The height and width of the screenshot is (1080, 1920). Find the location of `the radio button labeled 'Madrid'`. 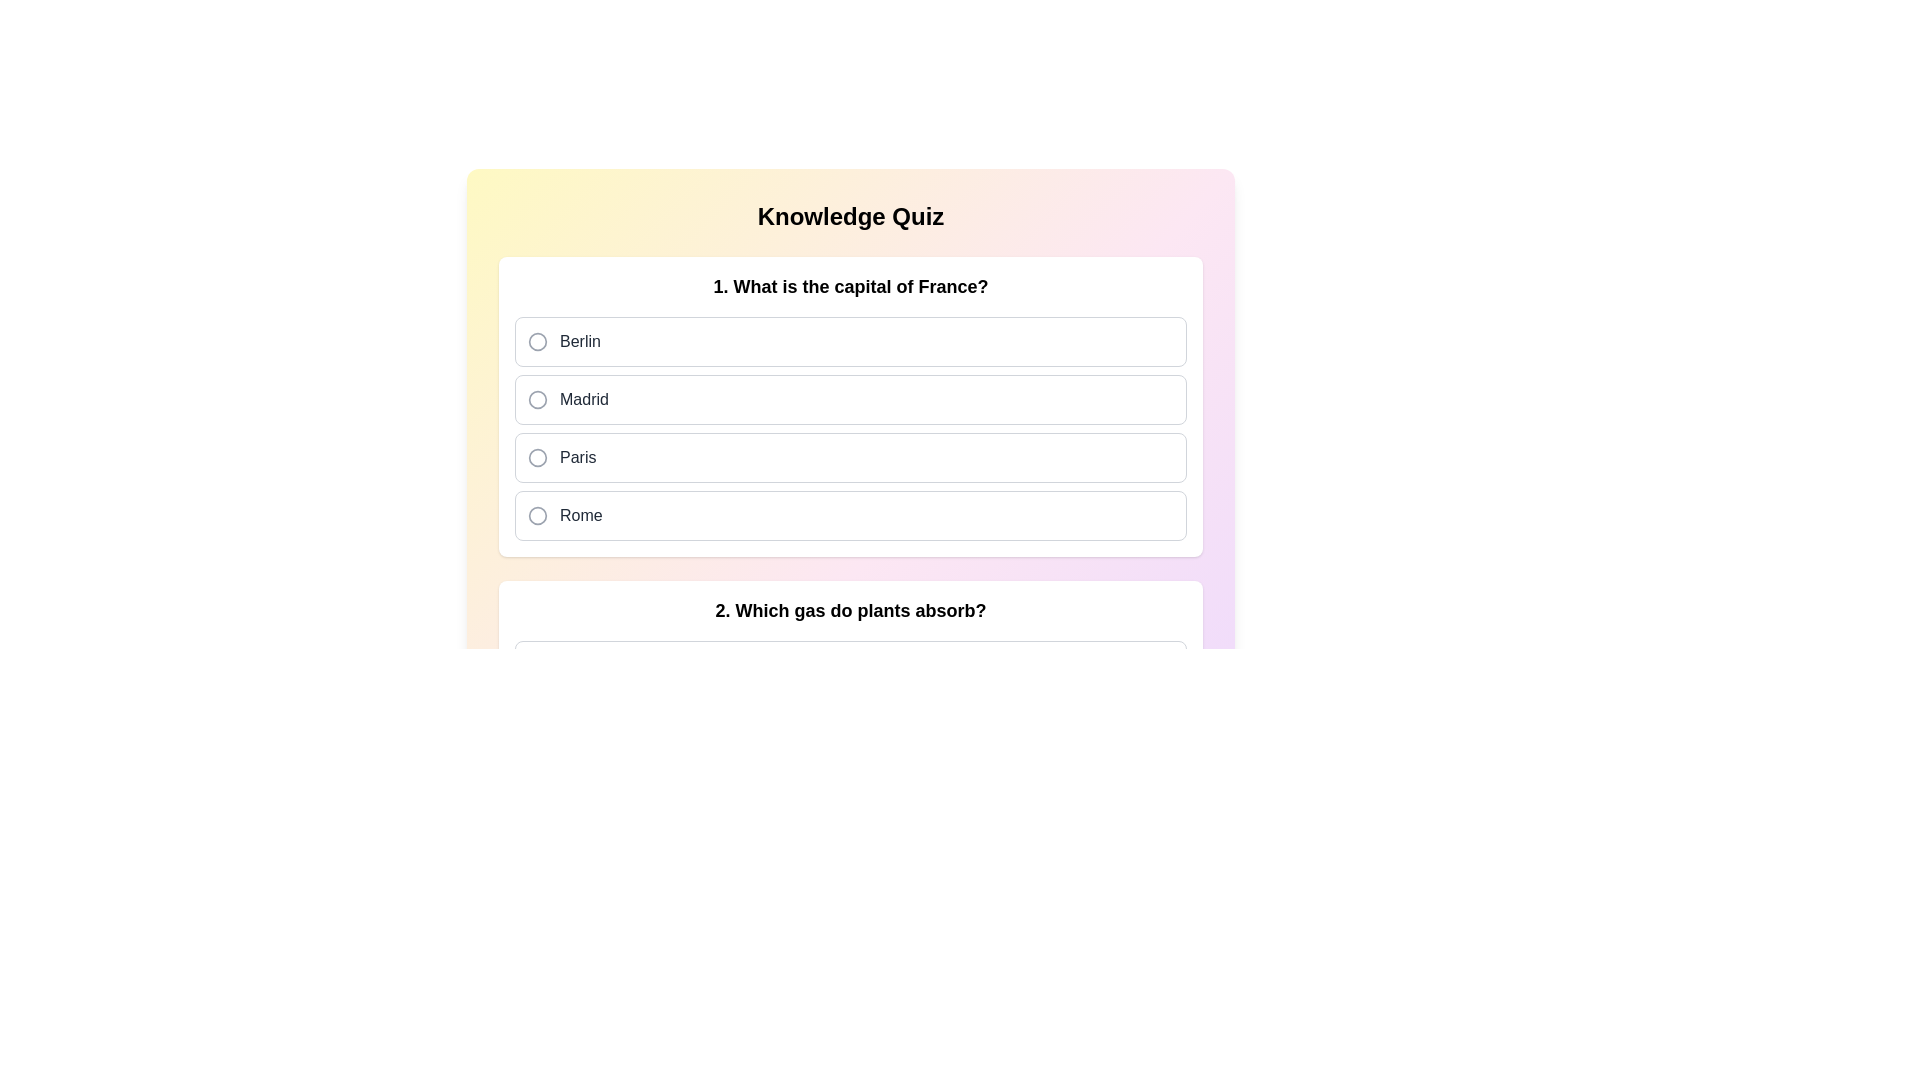

the radio button labeled 'Madrid' is located at coordinates (850, 397).